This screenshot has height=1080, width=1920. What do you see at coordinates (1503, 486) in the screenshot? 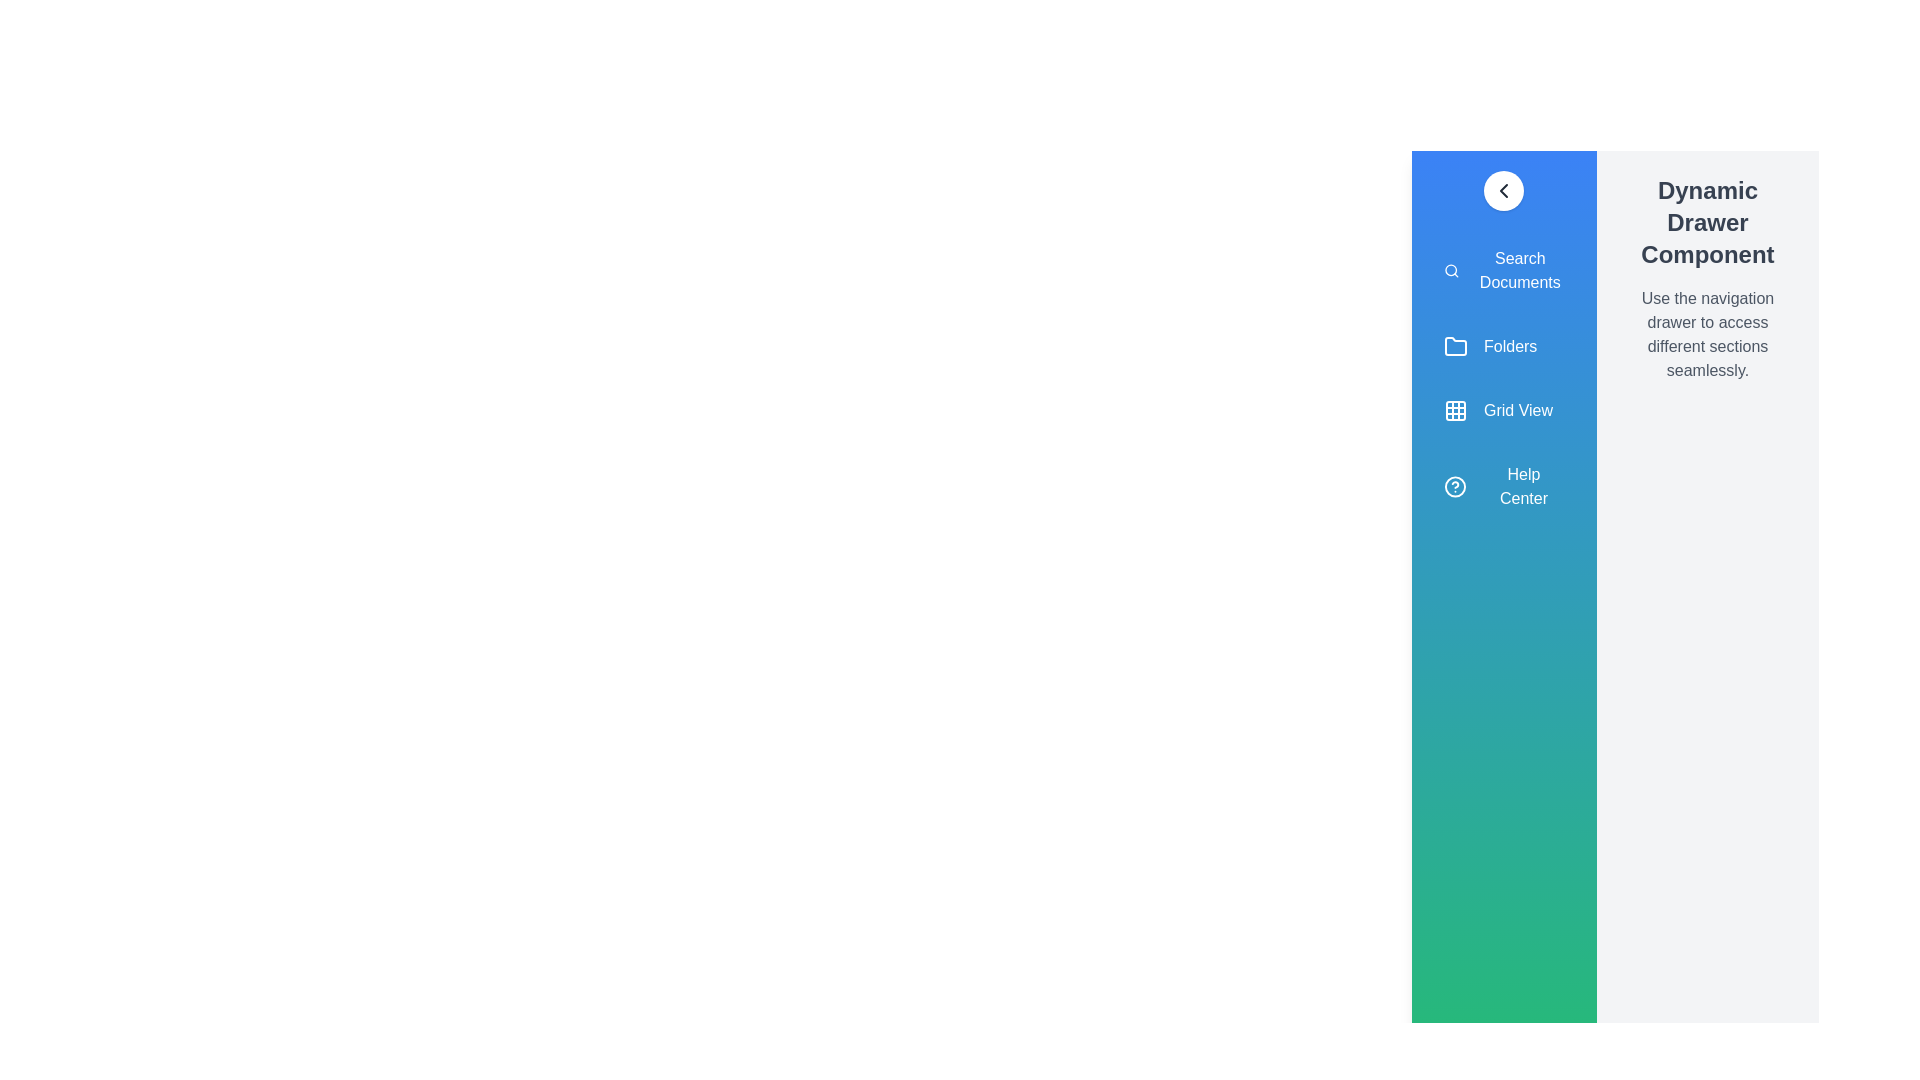
I see `the menu item Help Center` at bounding box center [1503, 486].